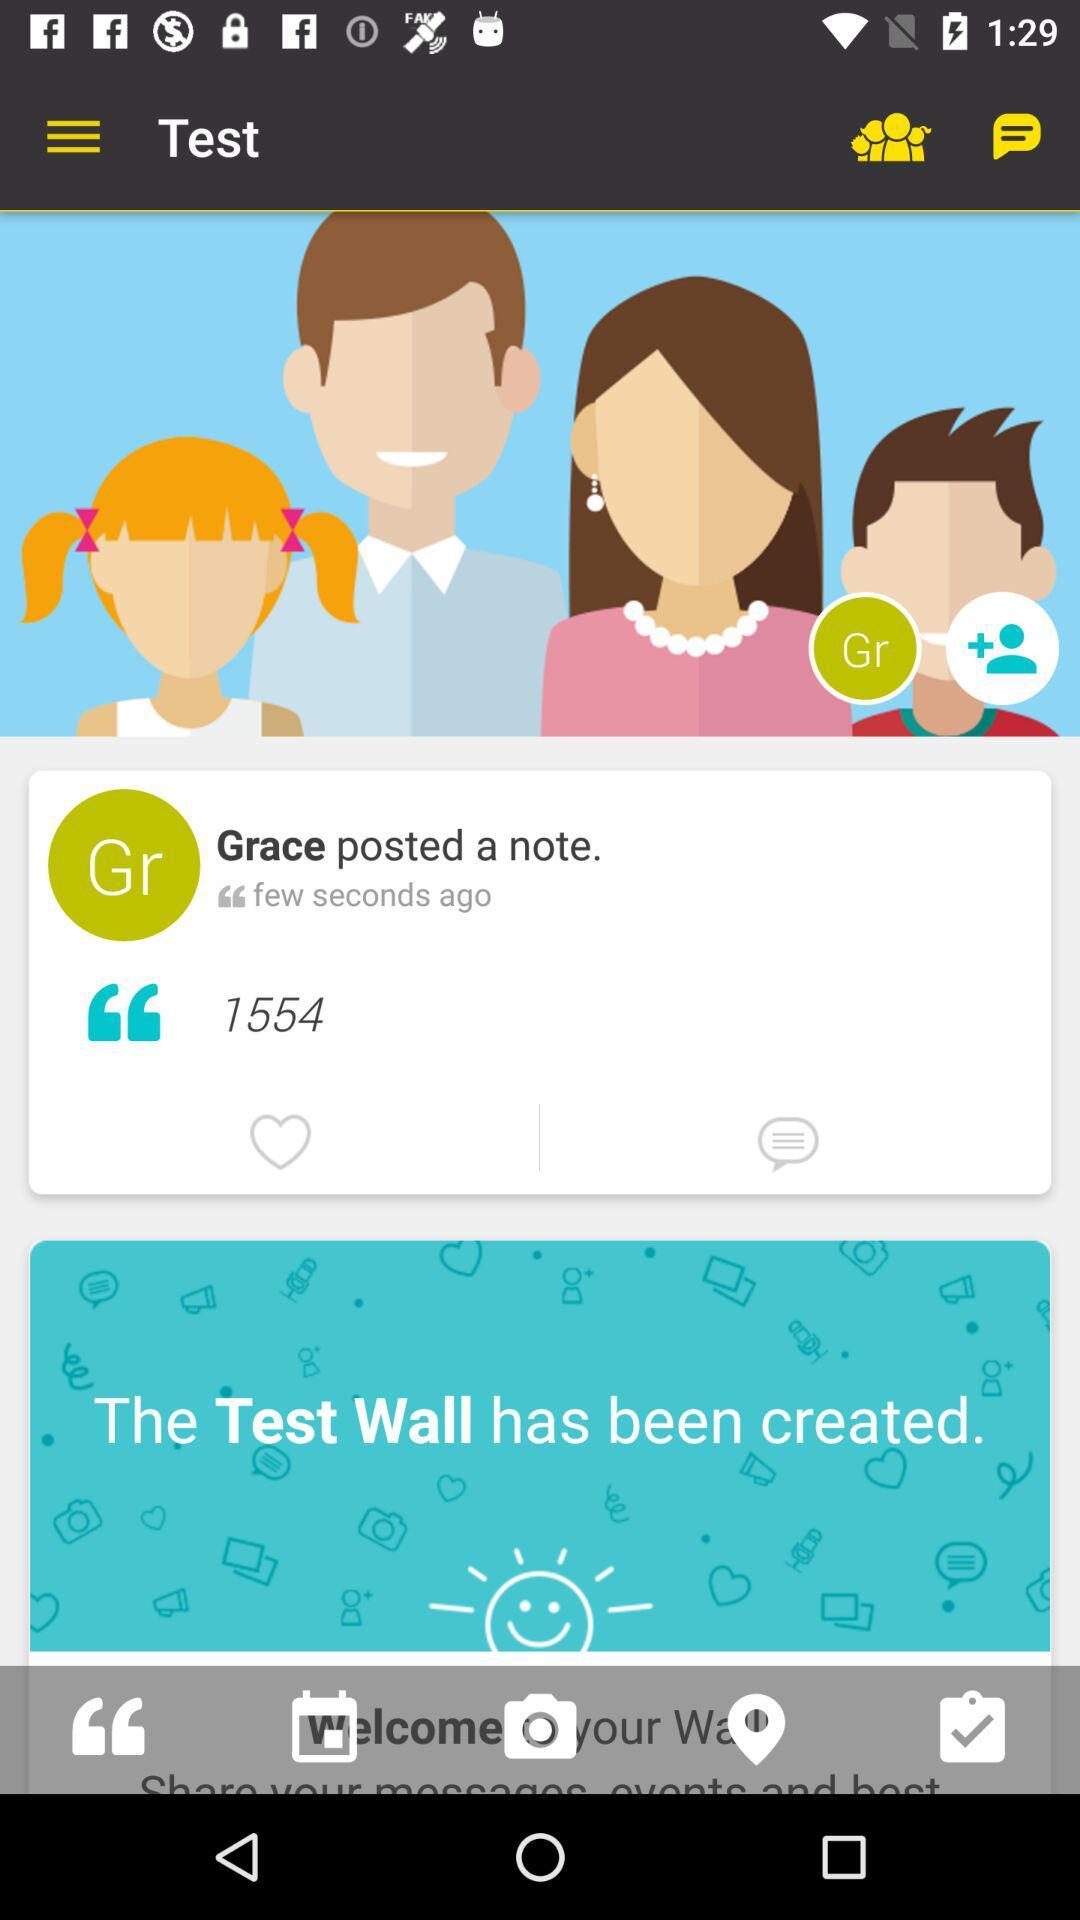 Image resolution: width=1080 pixels, height=1920 pixels. Describe the element at coordinates (230, 892) in the screenshot. I see `icon next to few seconds ago` at that location.